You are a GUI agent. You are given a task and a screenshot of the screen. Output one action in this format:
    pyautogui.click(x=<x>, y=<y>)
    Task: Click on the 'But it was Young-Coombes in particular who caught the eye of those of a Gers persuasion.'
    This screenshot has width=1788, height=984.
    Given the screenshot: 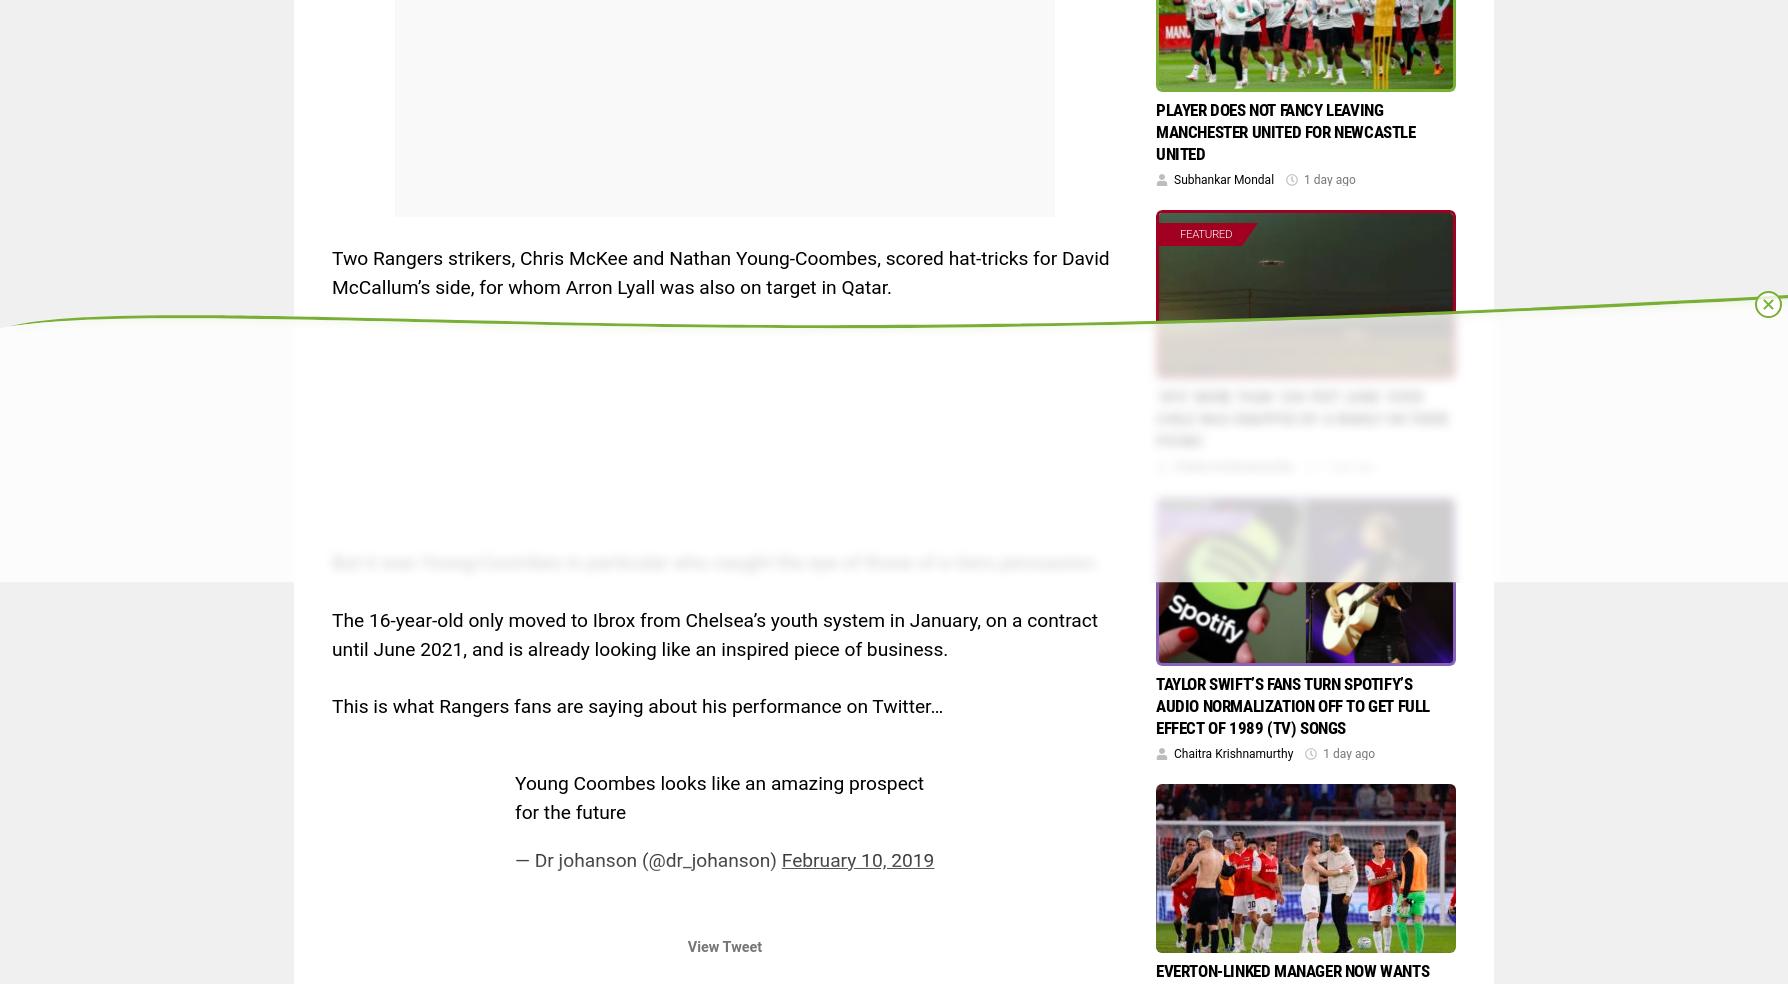 What is the action you would take?
    pyautogui.click(x=714, y=561)
    